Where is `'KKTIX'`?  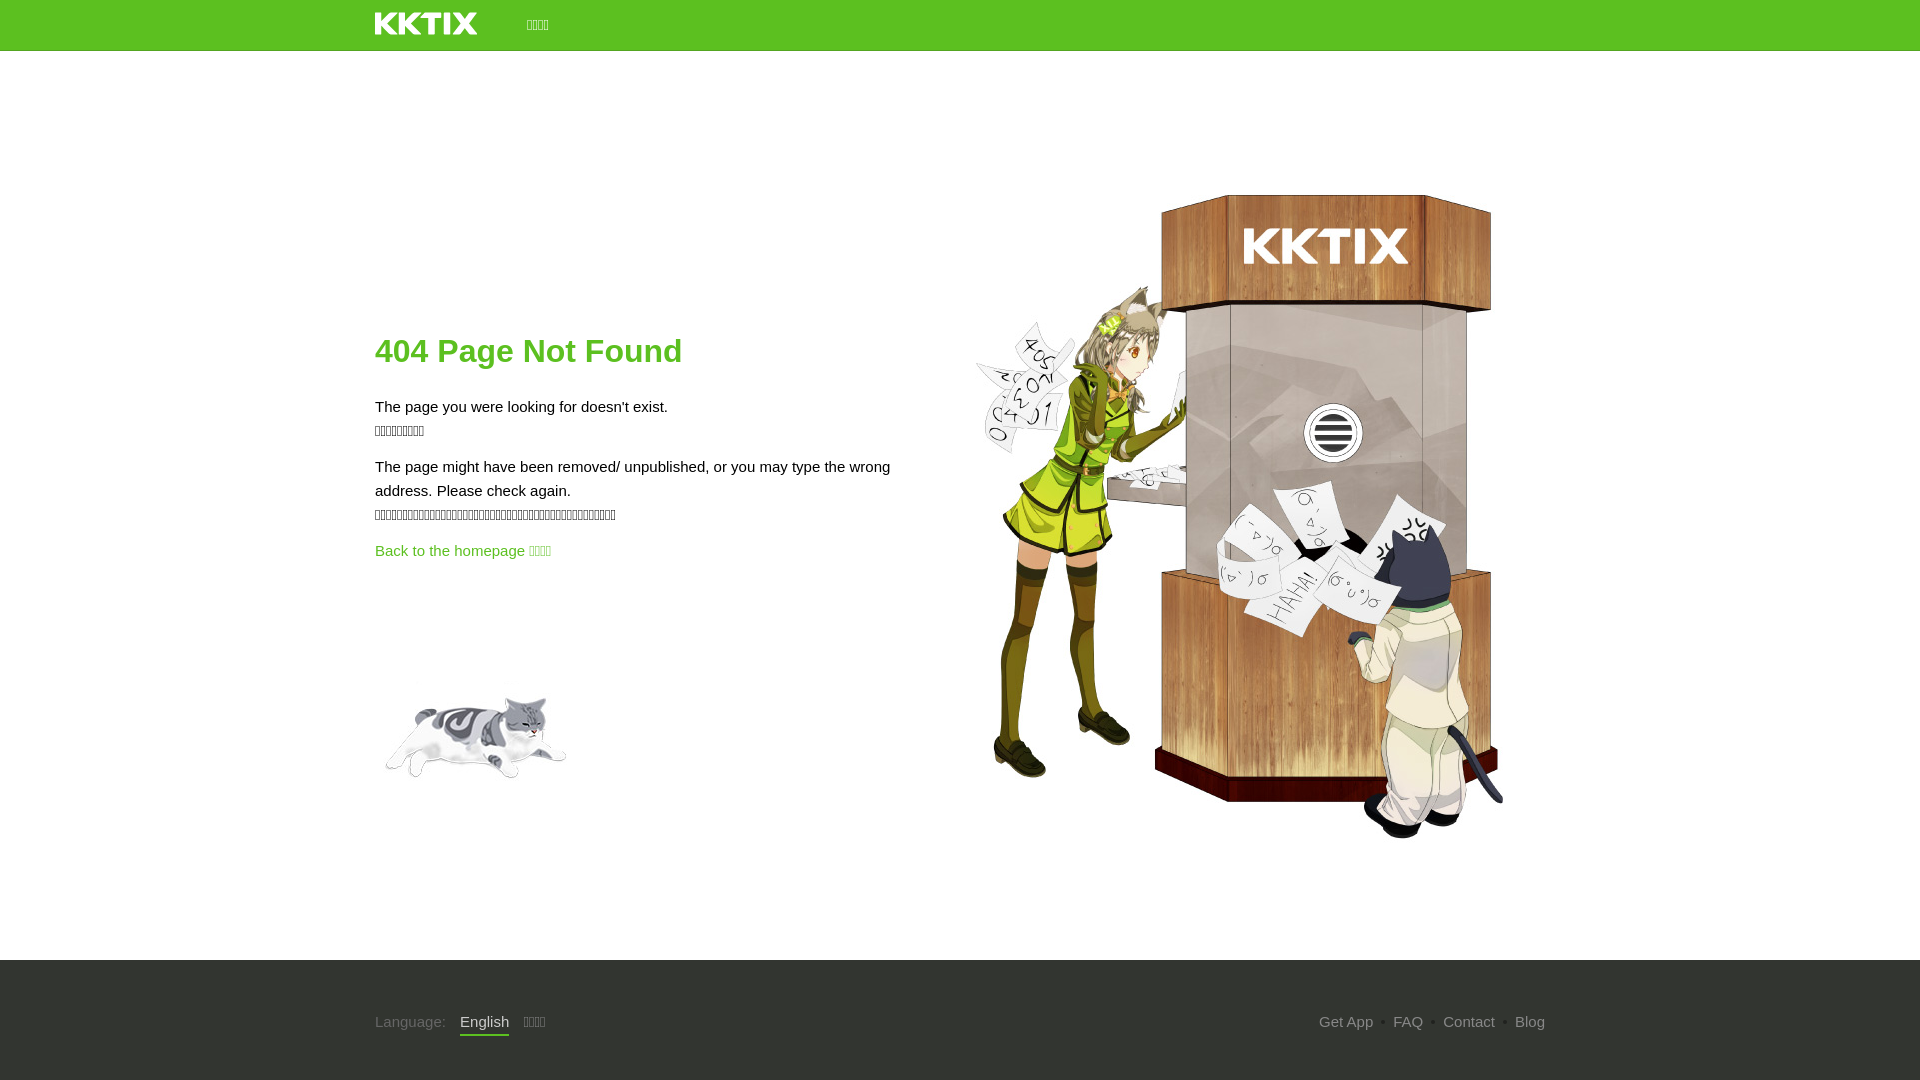
'KKTIX' is located at coordinates (425, 23).